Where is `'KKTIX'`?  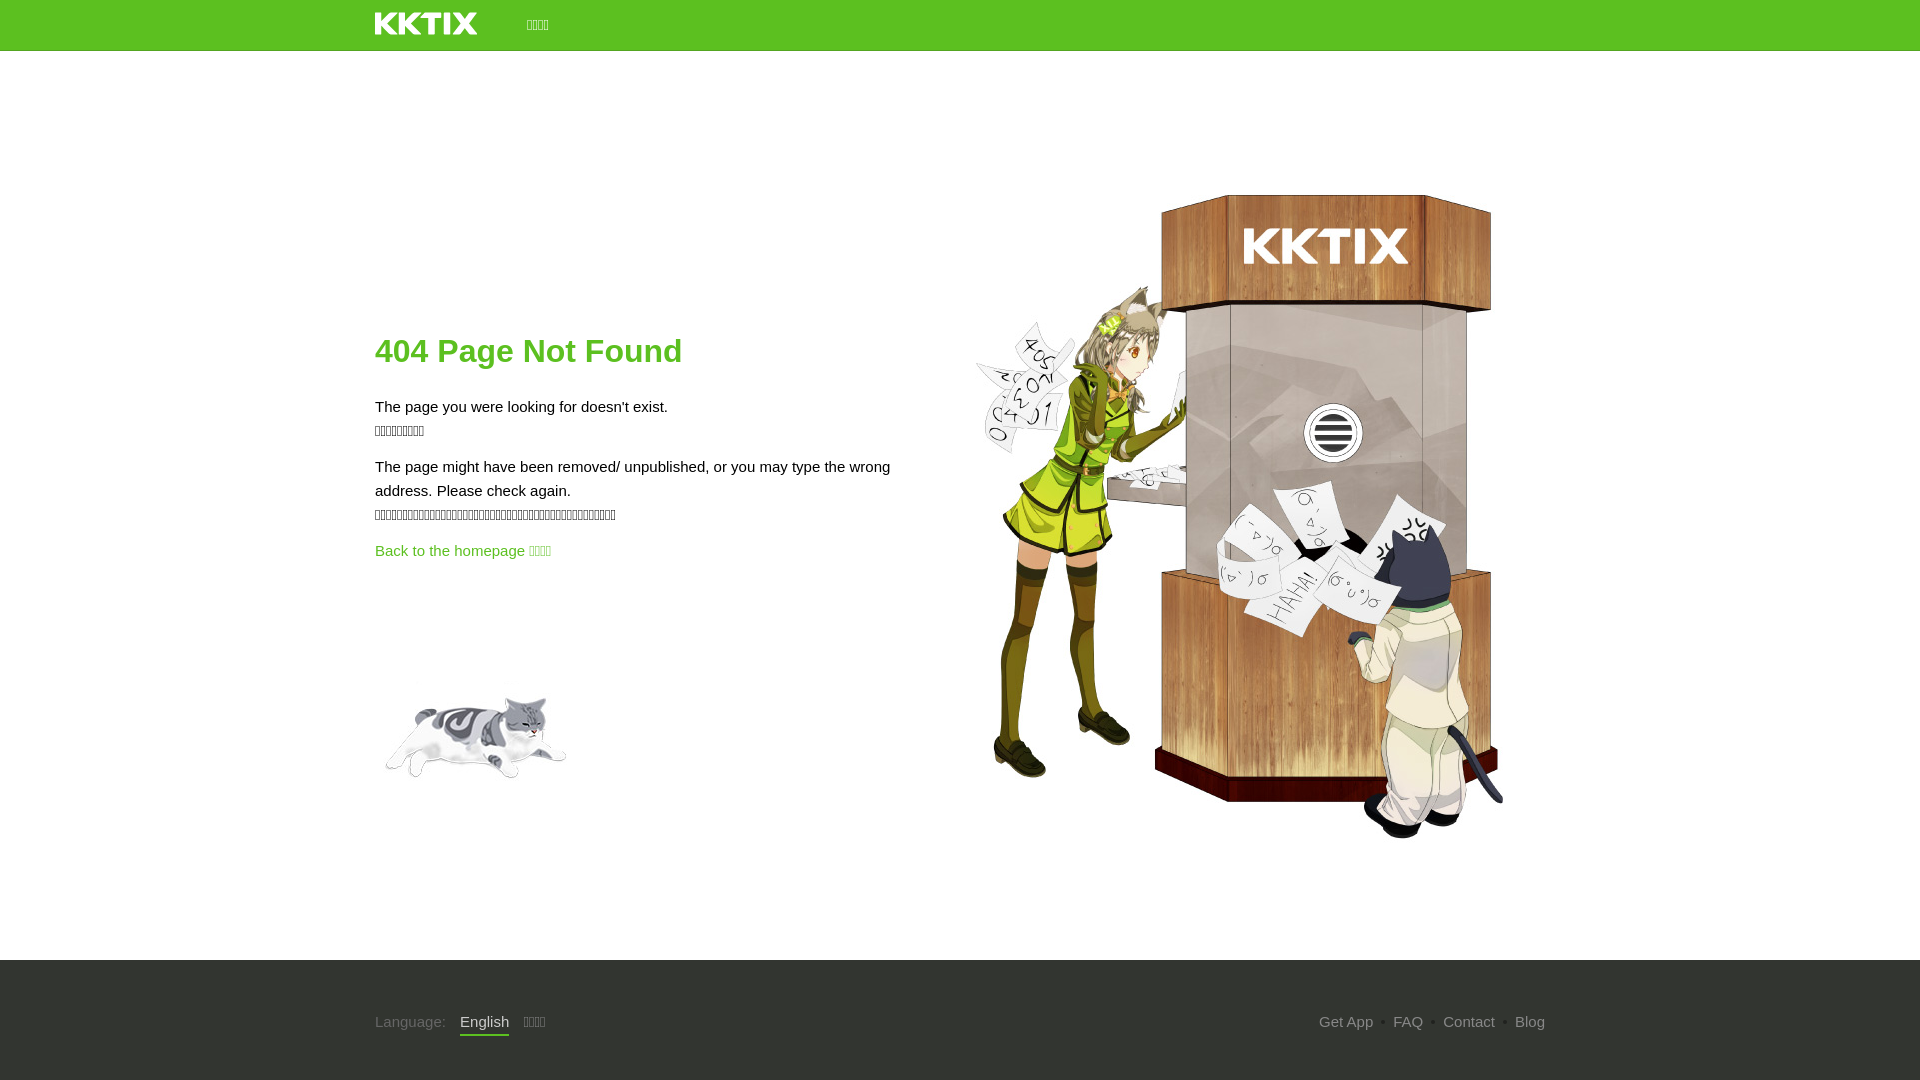
'KKTIX' is located at coordinates (425, 23).